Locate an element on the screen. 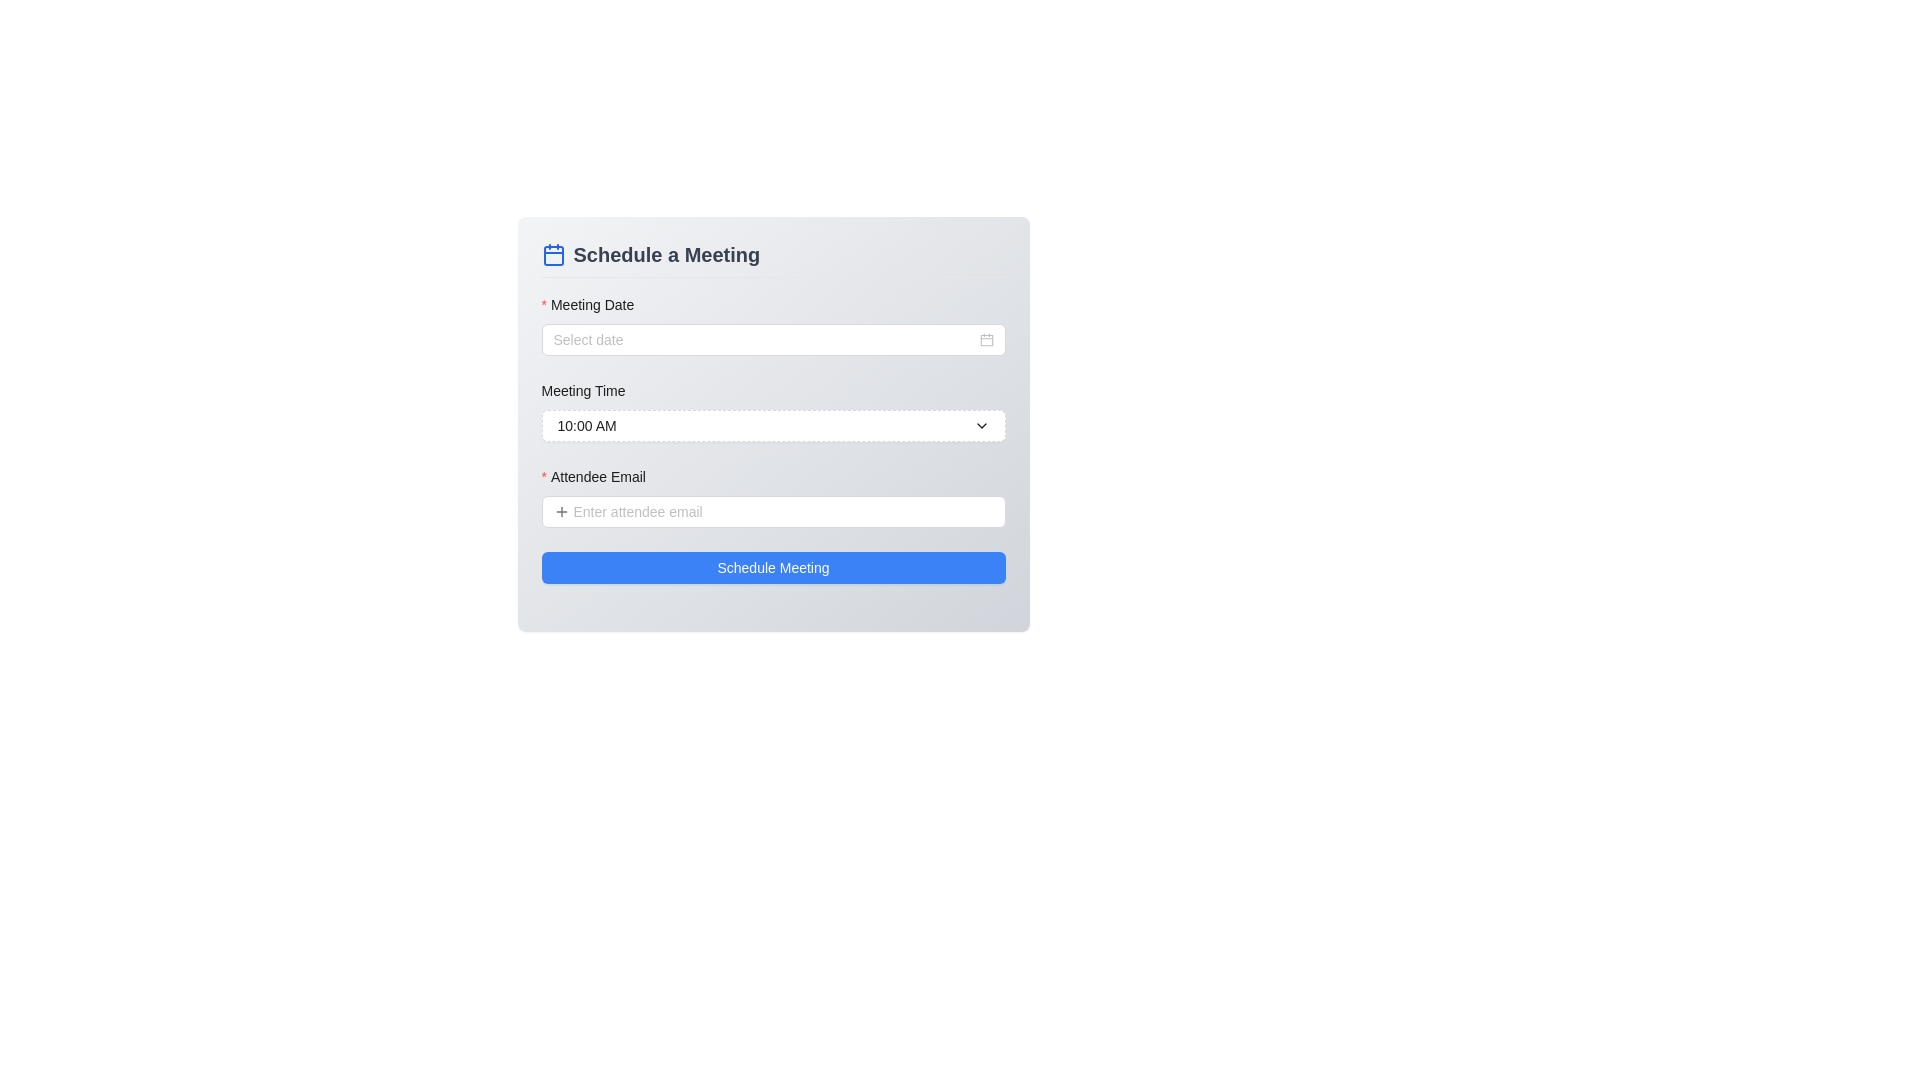  a date using the calendar picker from the Date Picker Input Field located at the top of the 'Schedule a Meeting' form is located at coordinates (772, 323).